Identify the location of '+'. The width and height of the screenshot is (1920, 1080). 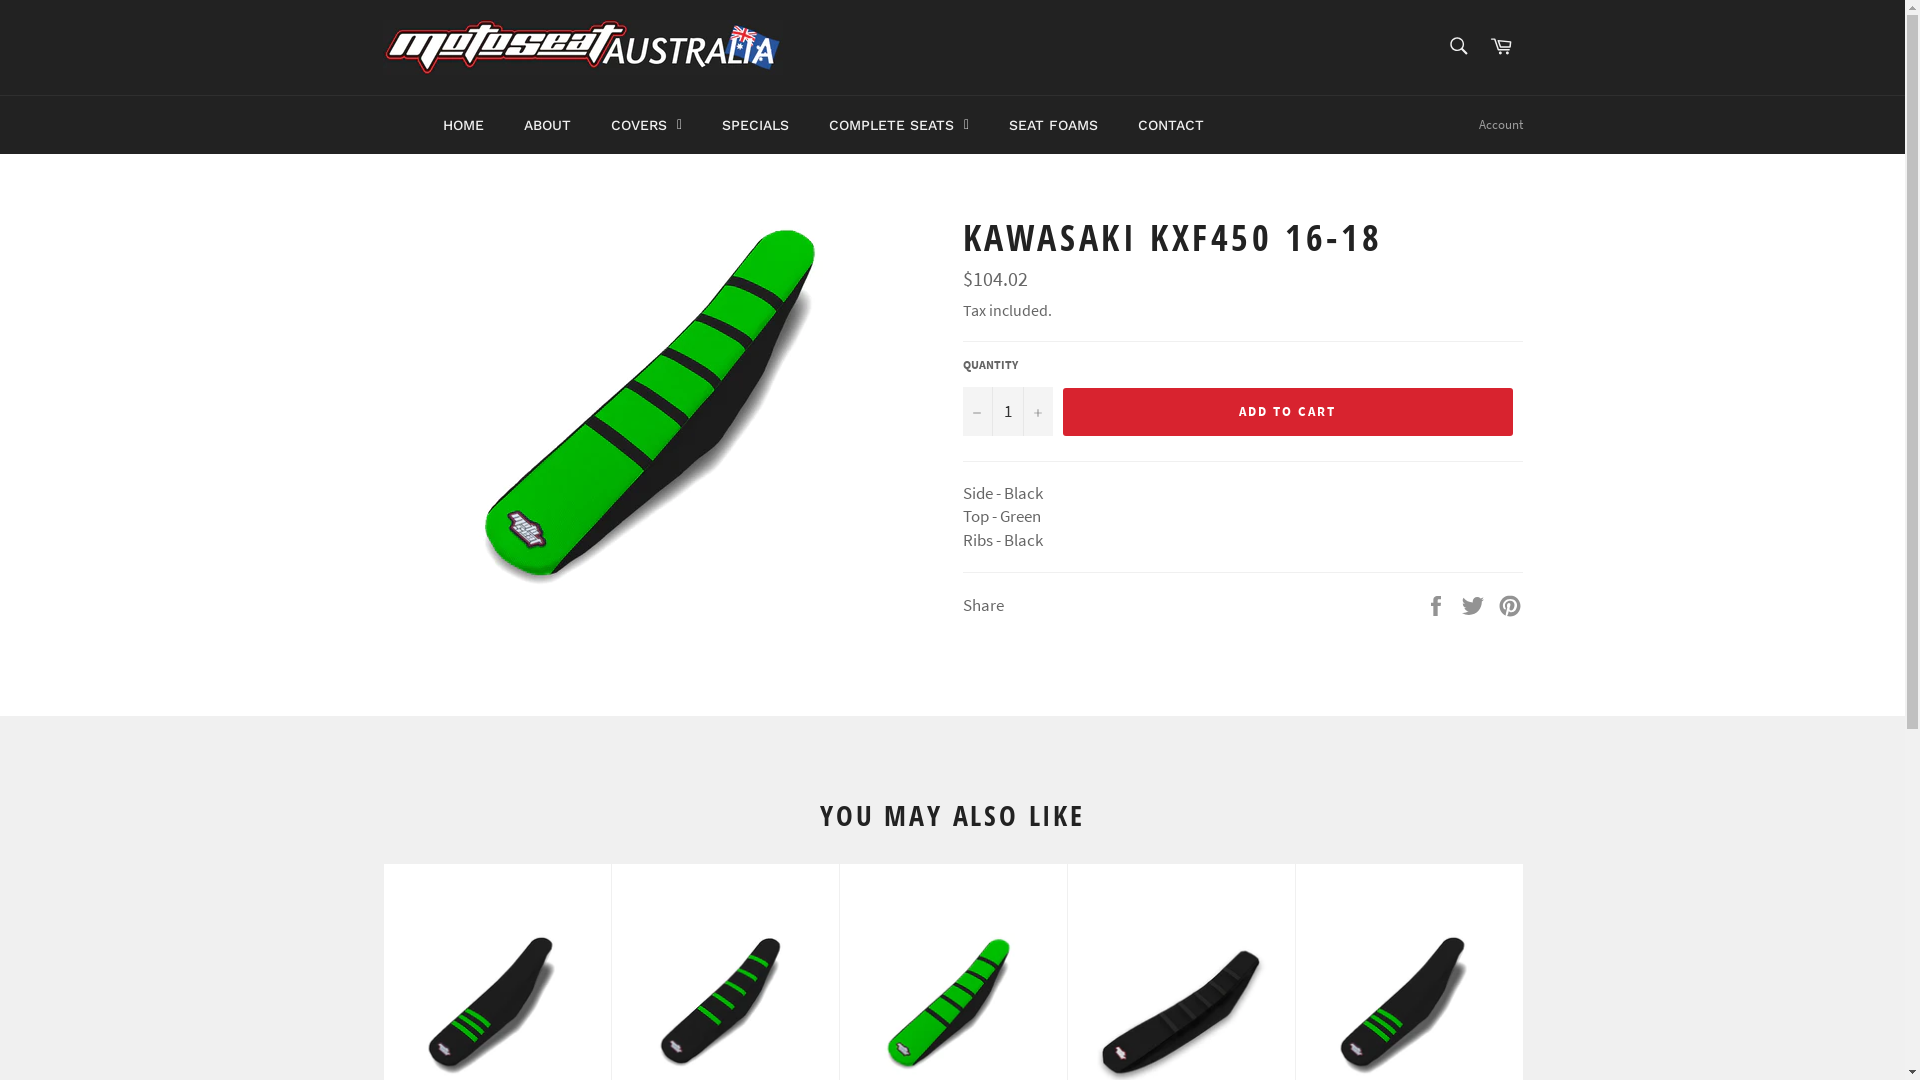
(1022, 410).